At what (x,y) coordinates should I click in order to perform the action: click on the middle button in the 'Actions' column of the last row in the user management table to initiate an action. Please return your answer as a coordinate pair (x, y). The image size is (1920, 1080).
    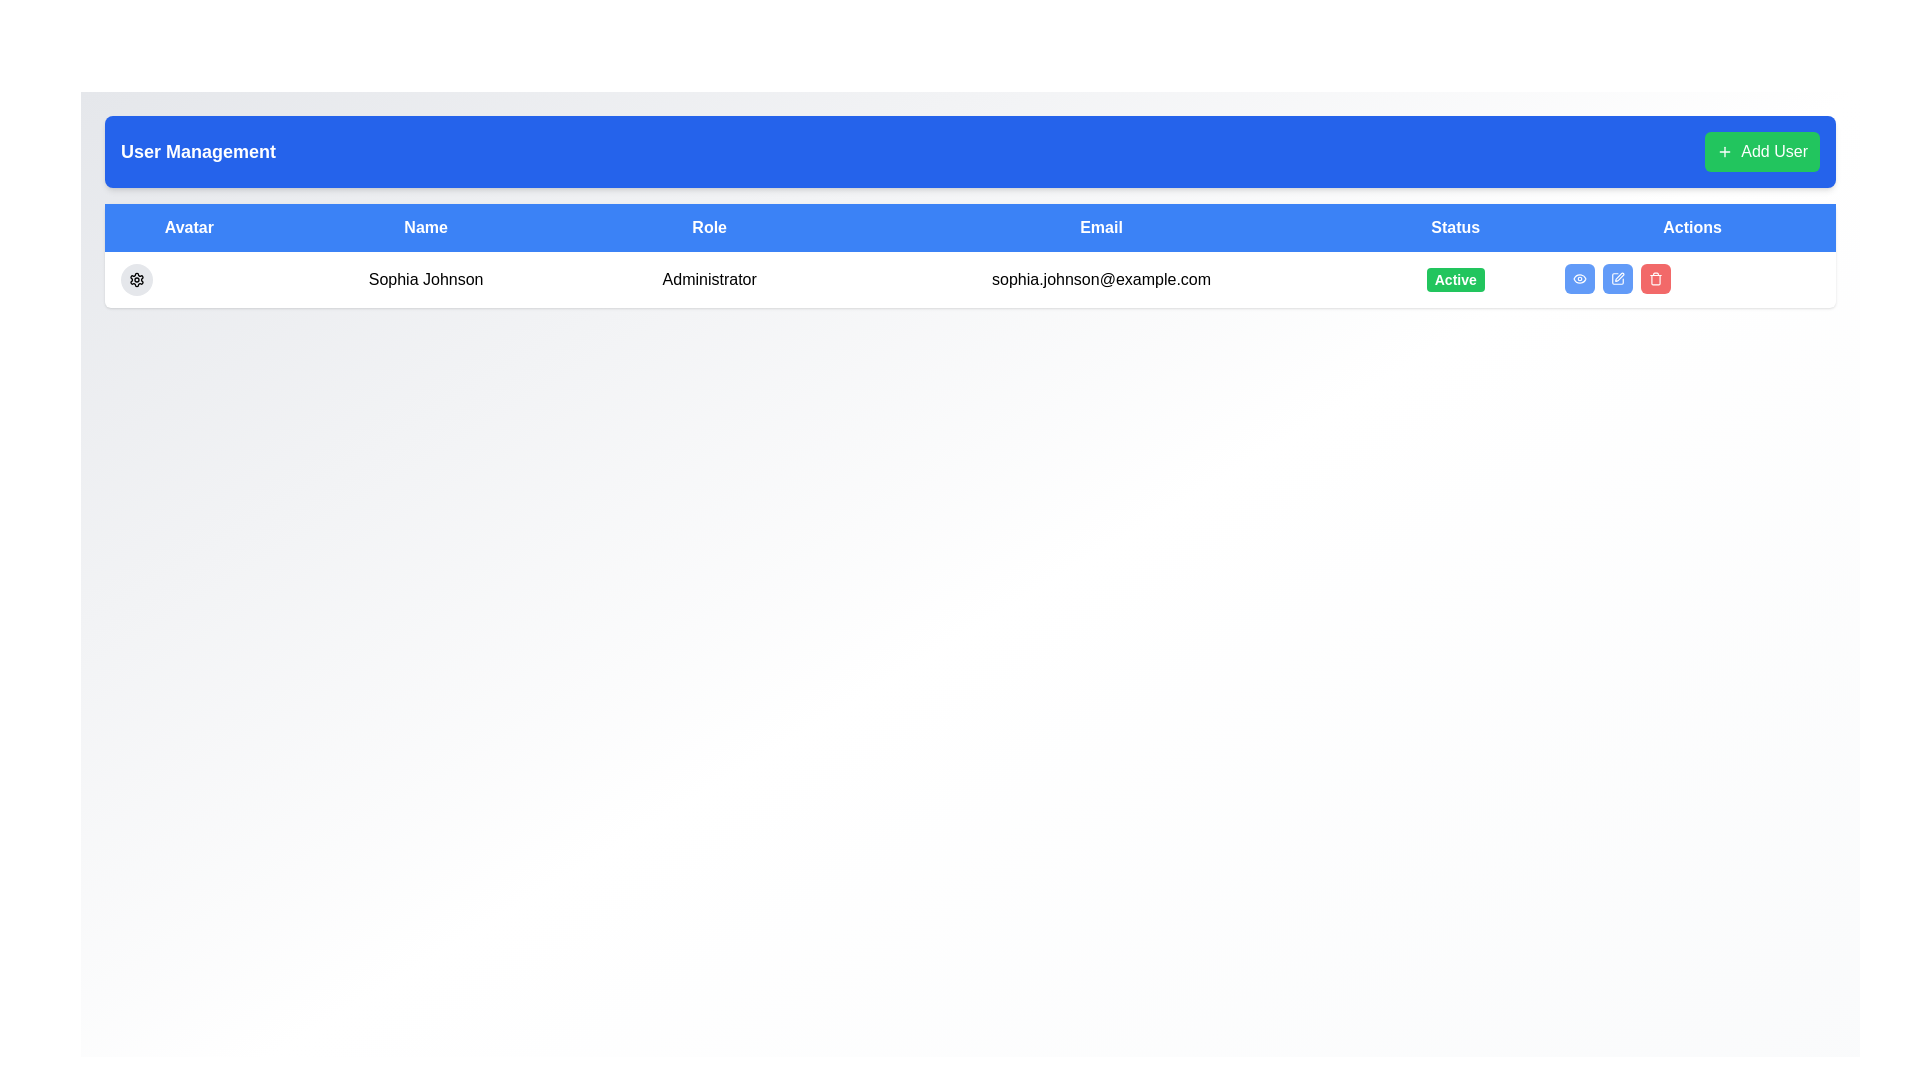
    Looking at the image, I should click on (1618, 278).